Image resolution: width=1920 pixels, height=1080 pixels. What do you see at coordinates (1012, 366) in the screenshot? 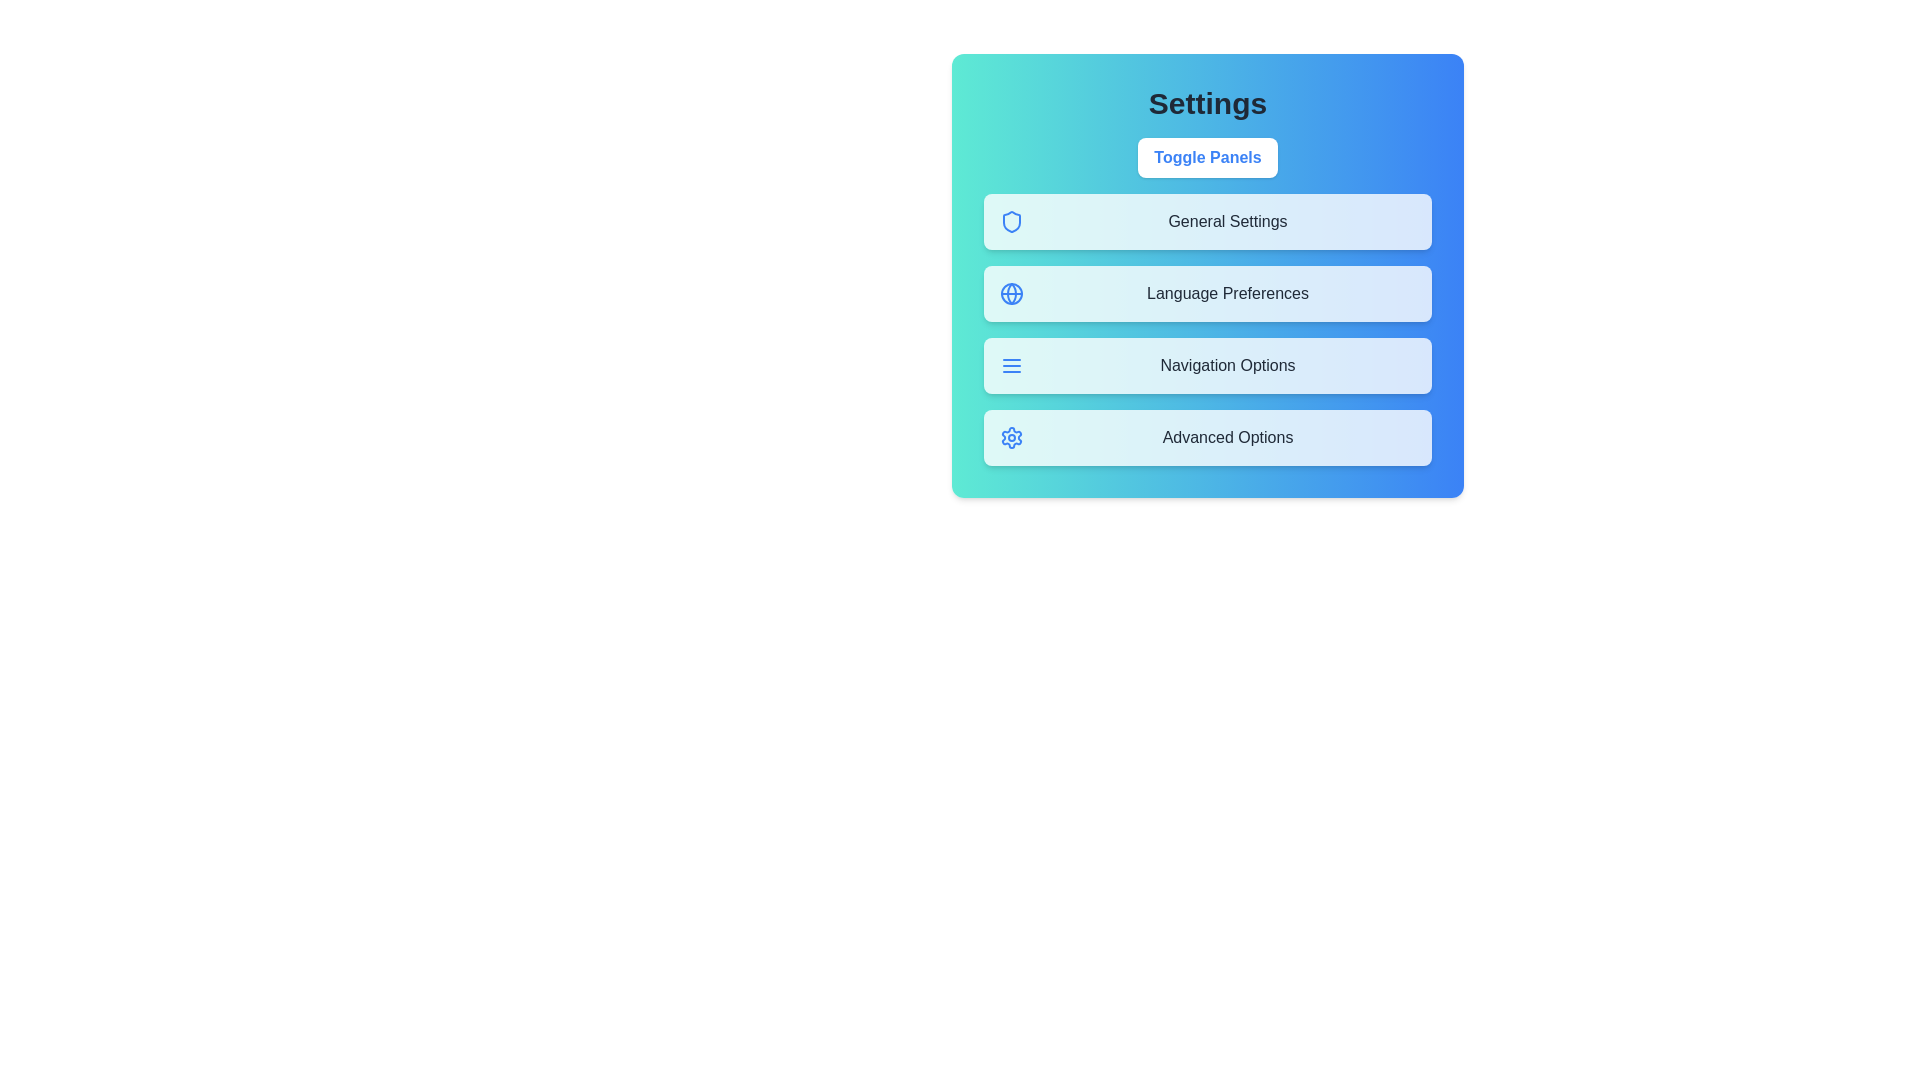
I see `the icon representing Navigation Options to inspect it` at bounding box center [1012, 366].